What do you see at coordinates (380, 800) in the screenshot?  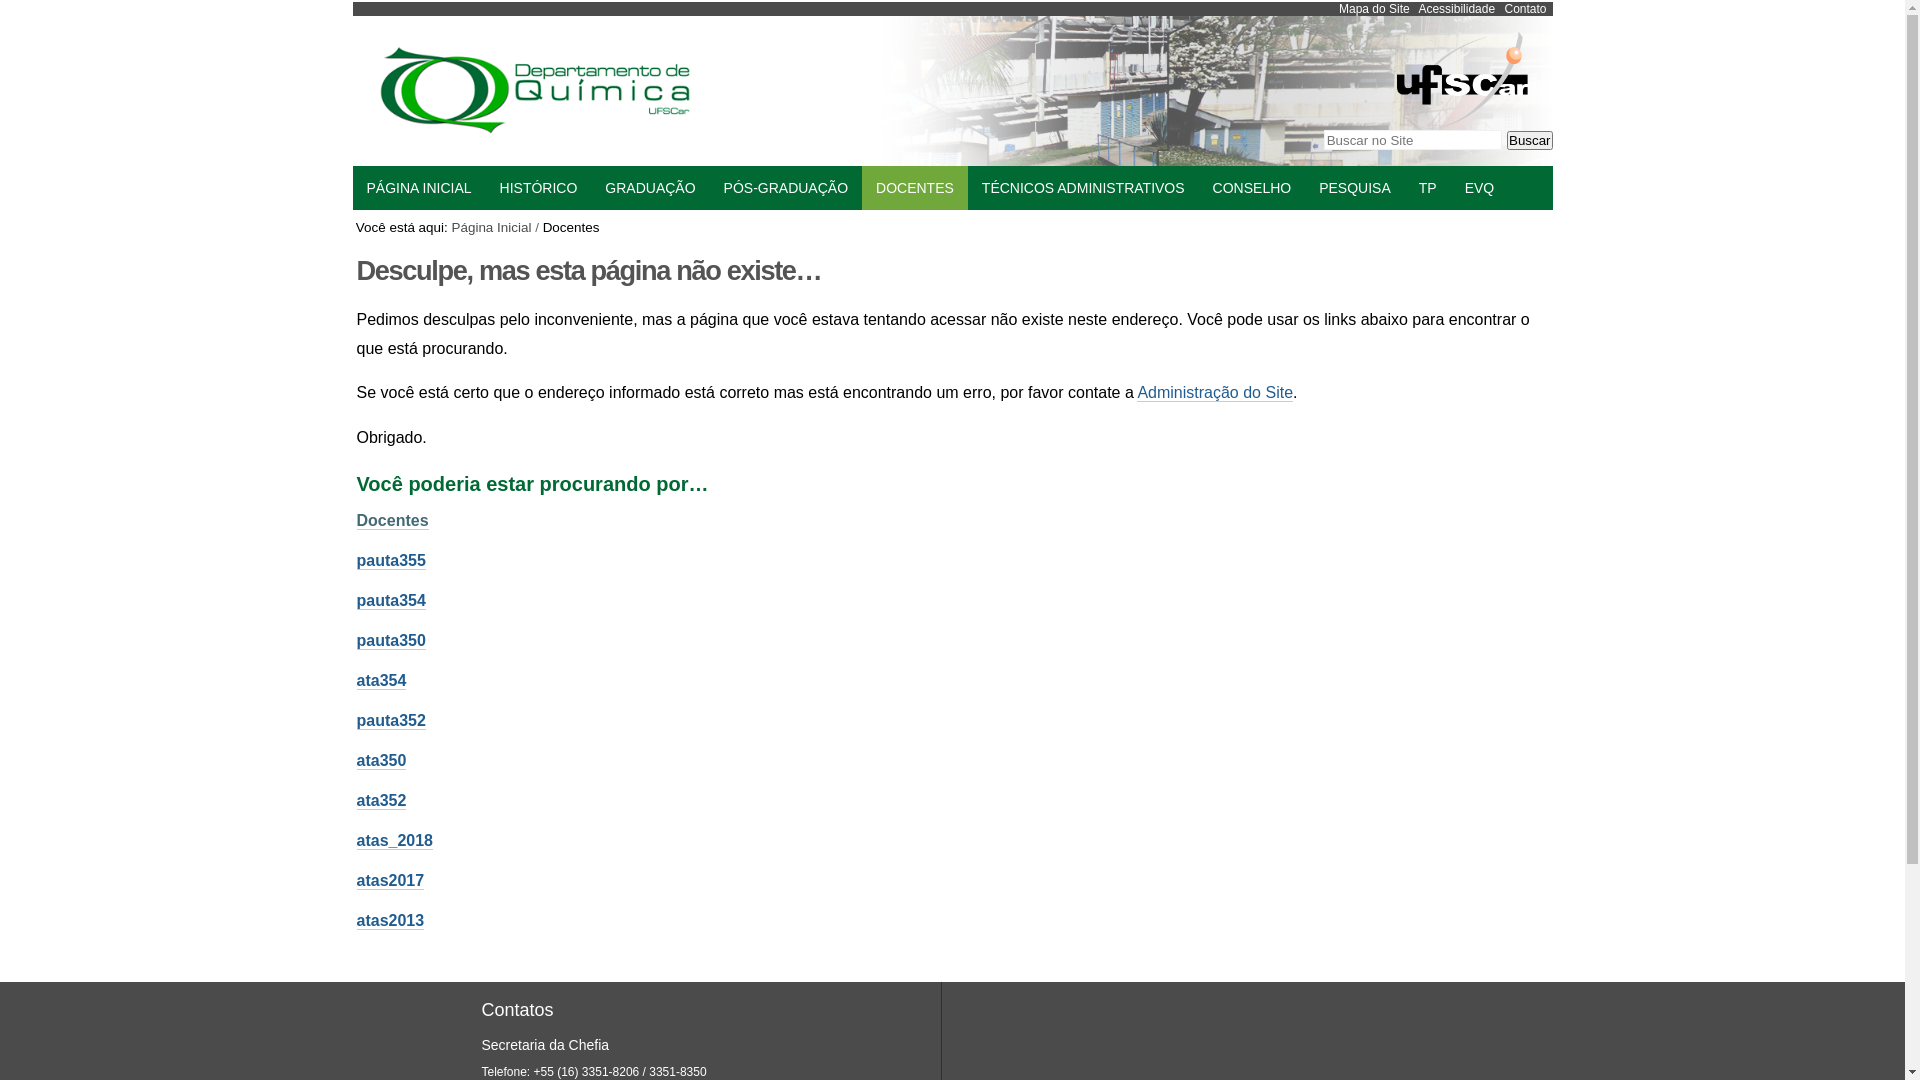 I see `'ata352'` at bounding box center [380, 800].